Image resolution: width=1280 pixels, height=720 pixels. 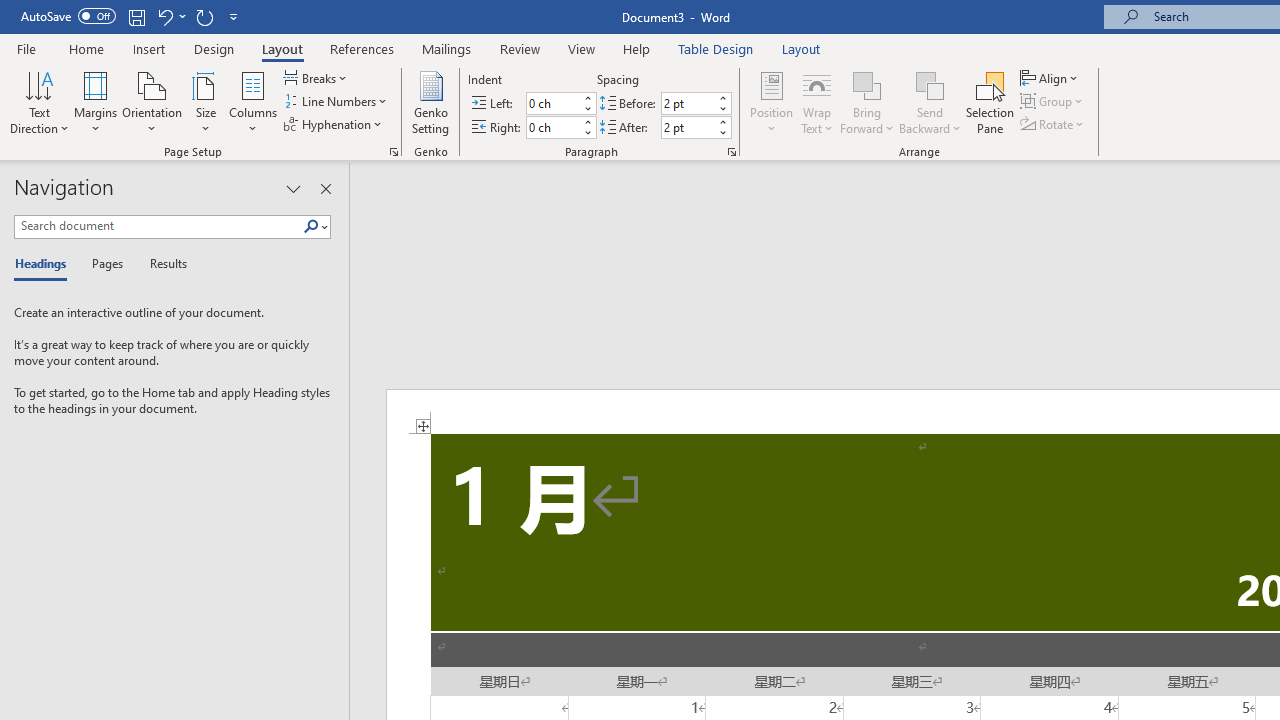 What do you see at coordinates (164, 16) in the screenshot?
I see `'Undo Increase Indent'` at bounding box center [164, 16].